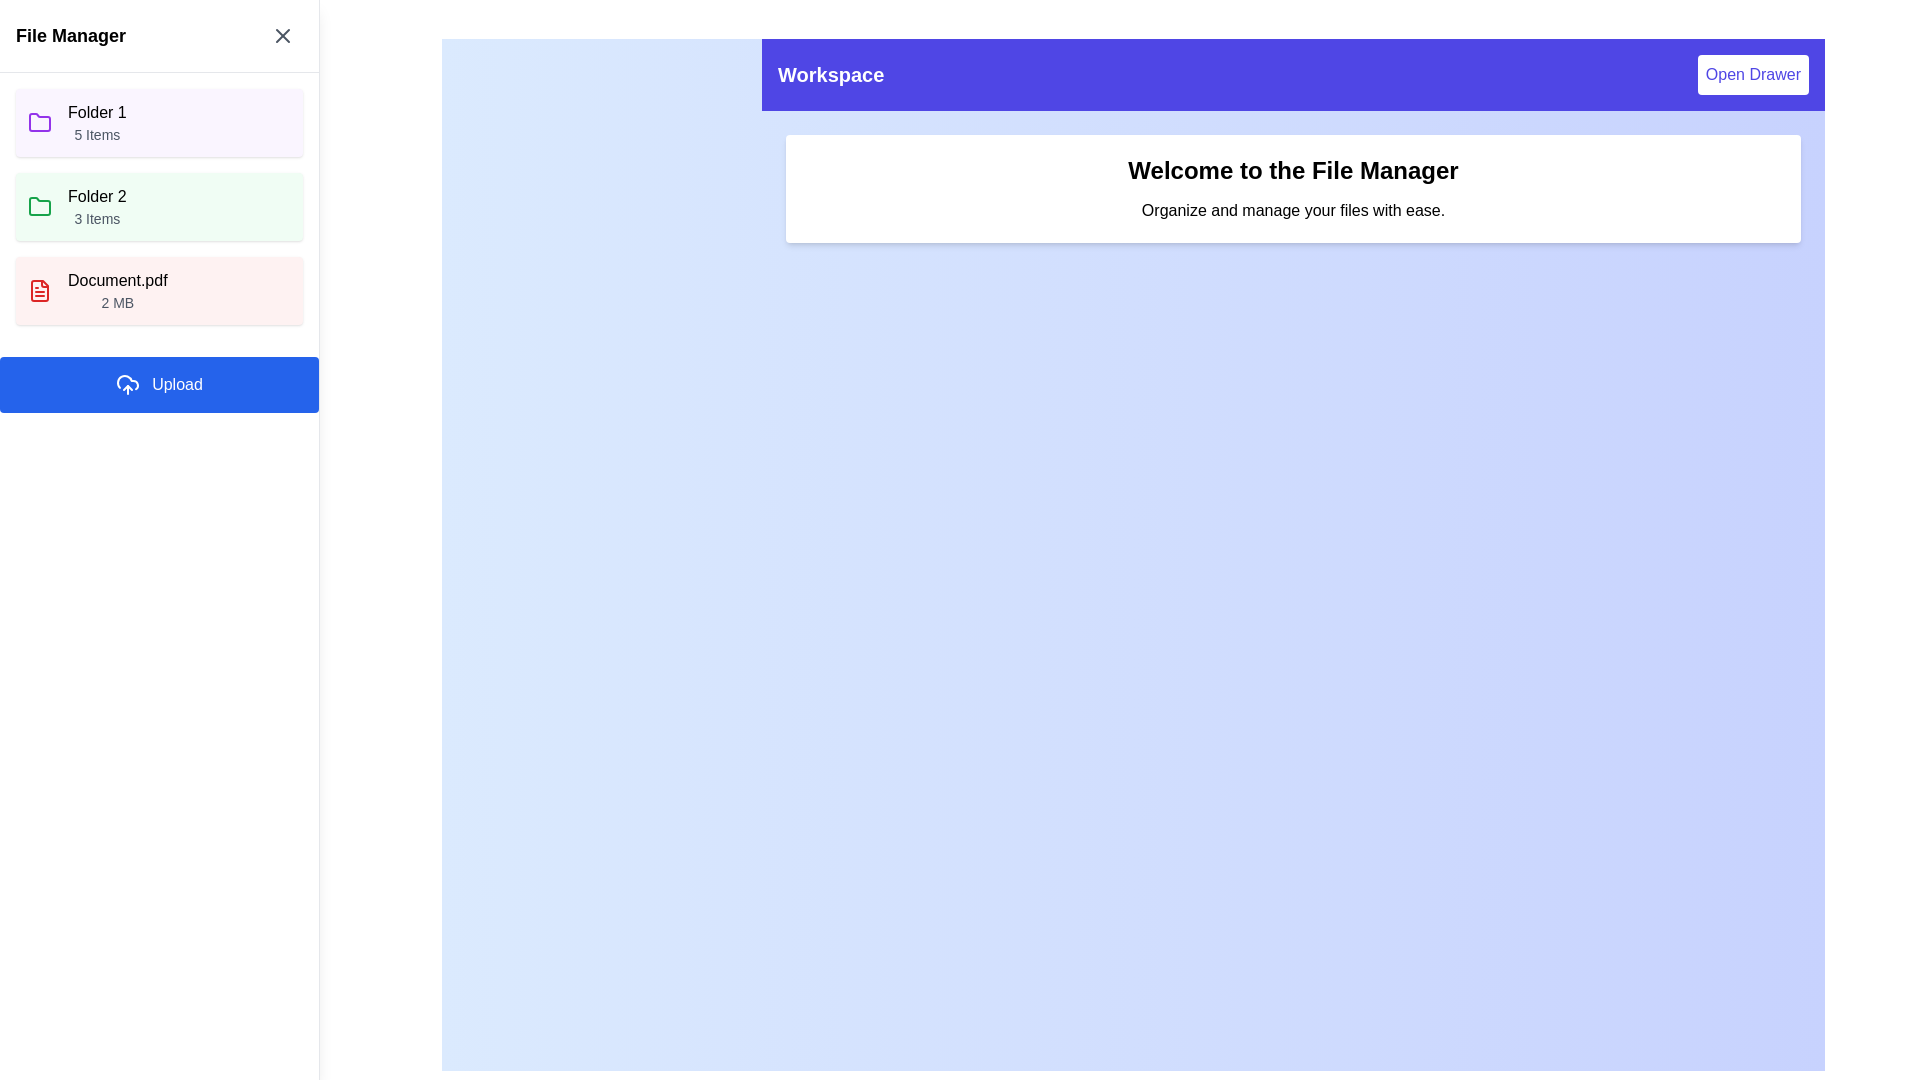  Describe the element at coordinates (116, 303) in the screenshot. I see `the static text label that provides additional information about the size of the file 'Document.pdf', located underneath it in the file manager` at that location.